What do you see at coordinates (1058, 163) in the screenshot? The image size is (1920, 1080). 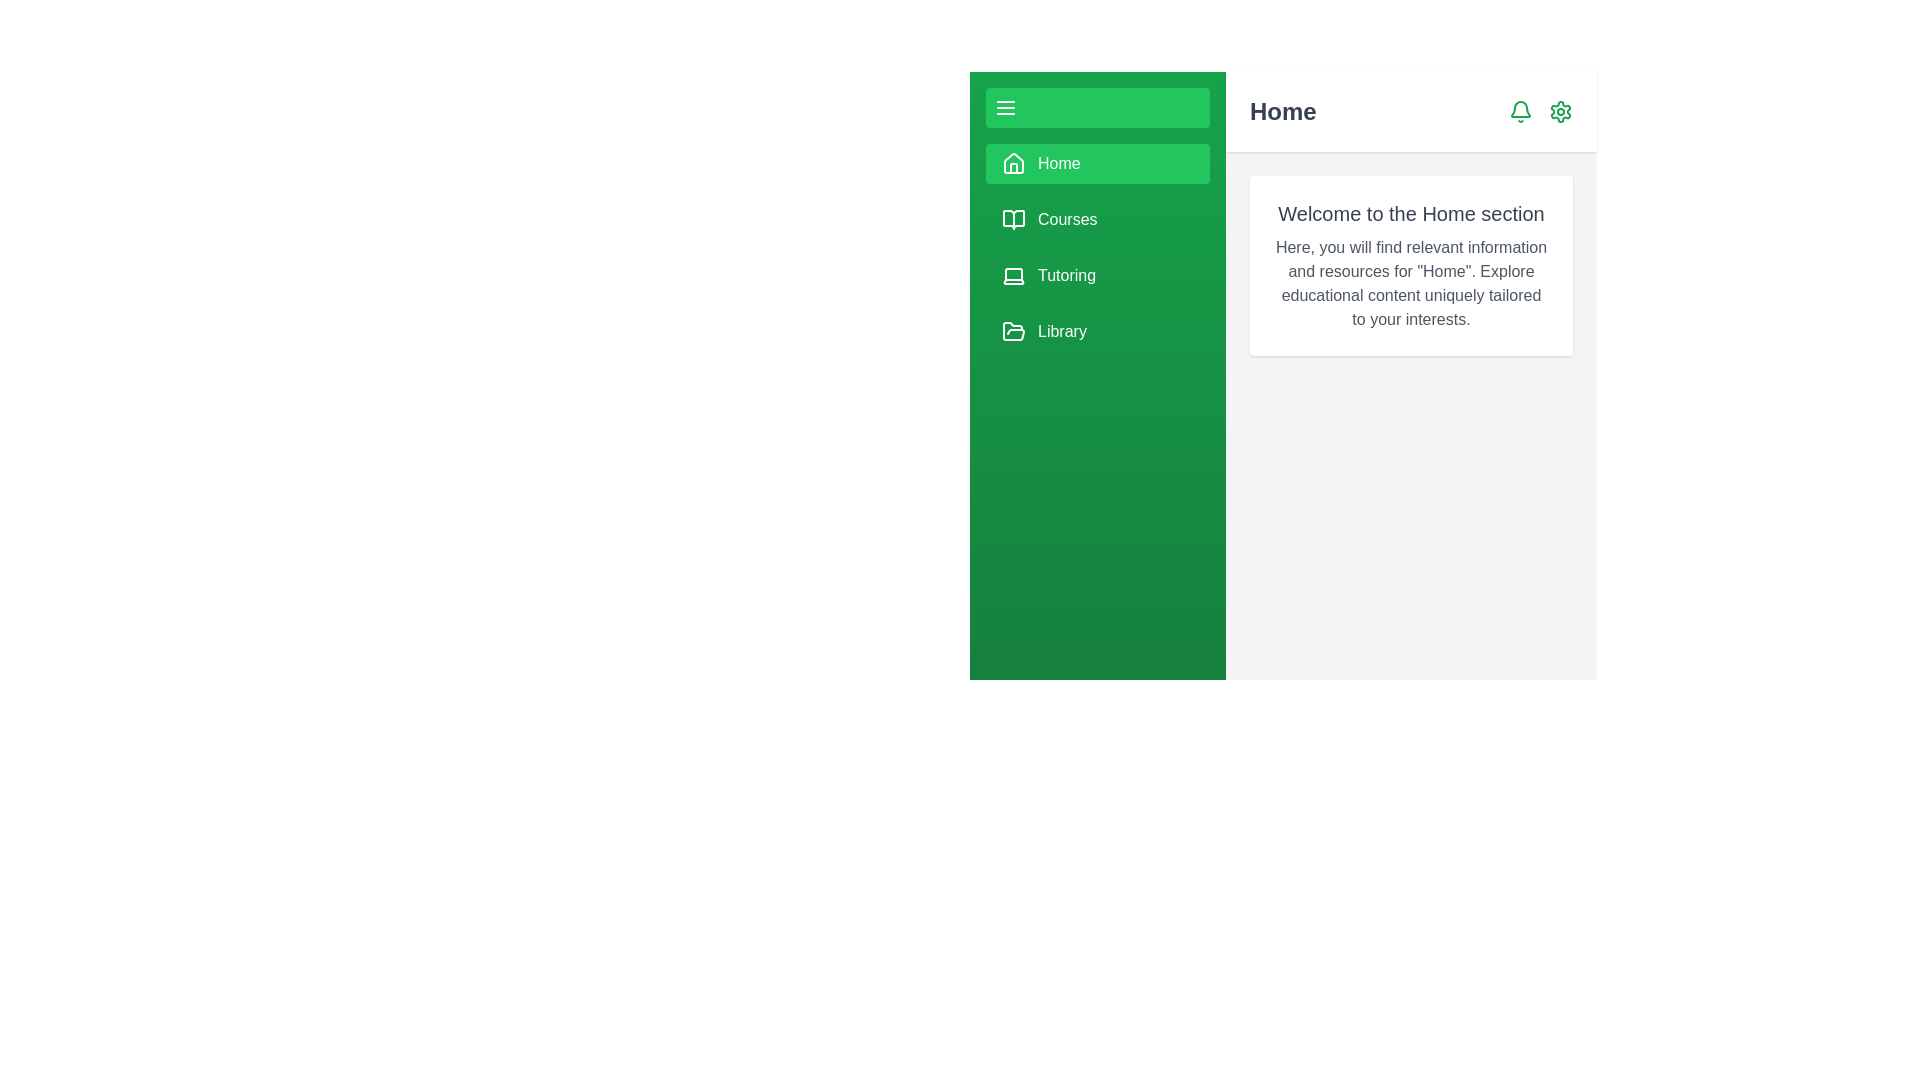 I see `the 'Home' text label in the navigation menu, which is displayed in white text over a green background` at bounding box center [1058, 163].